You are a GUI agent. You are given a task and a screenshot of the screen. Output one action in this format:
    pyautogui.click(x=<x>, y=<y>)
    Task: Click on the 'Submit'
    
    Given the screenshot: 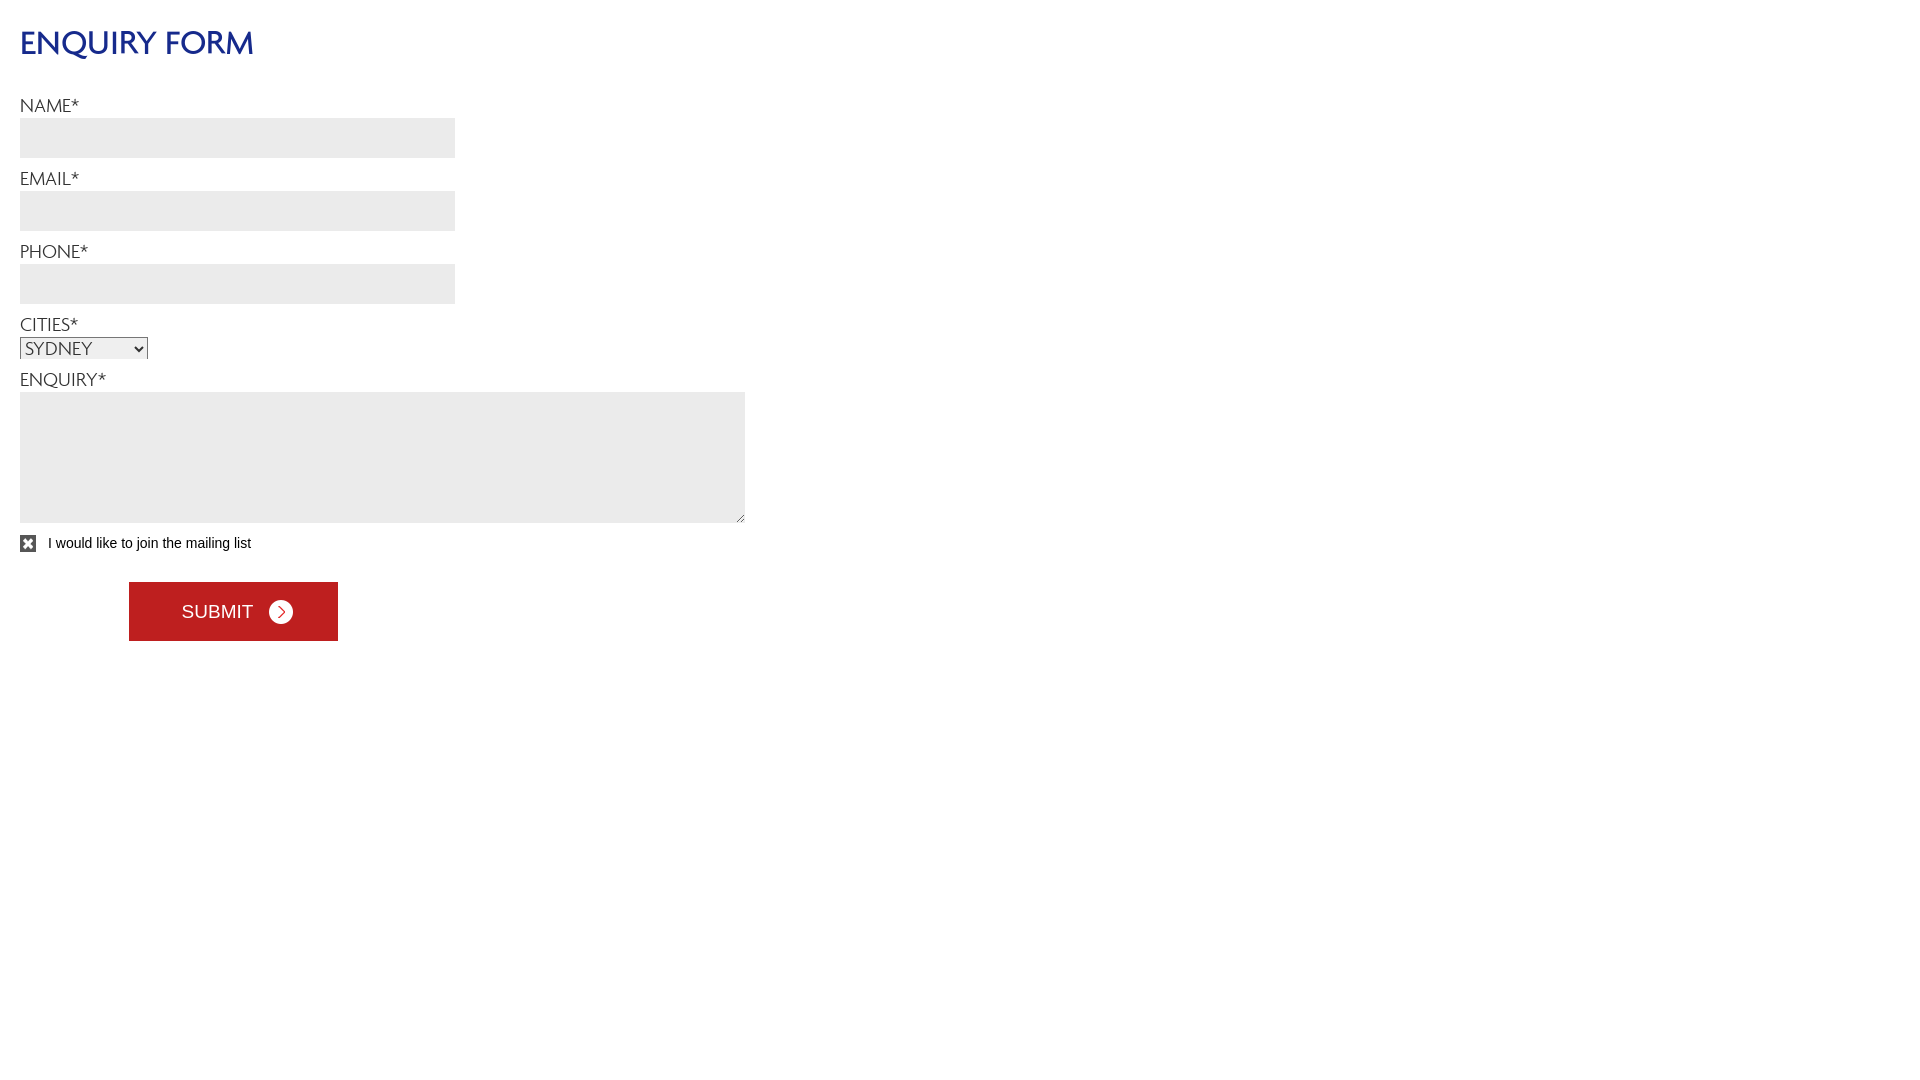 What is the action you would take?
    pyautogui.click(x=232, y=610)
    